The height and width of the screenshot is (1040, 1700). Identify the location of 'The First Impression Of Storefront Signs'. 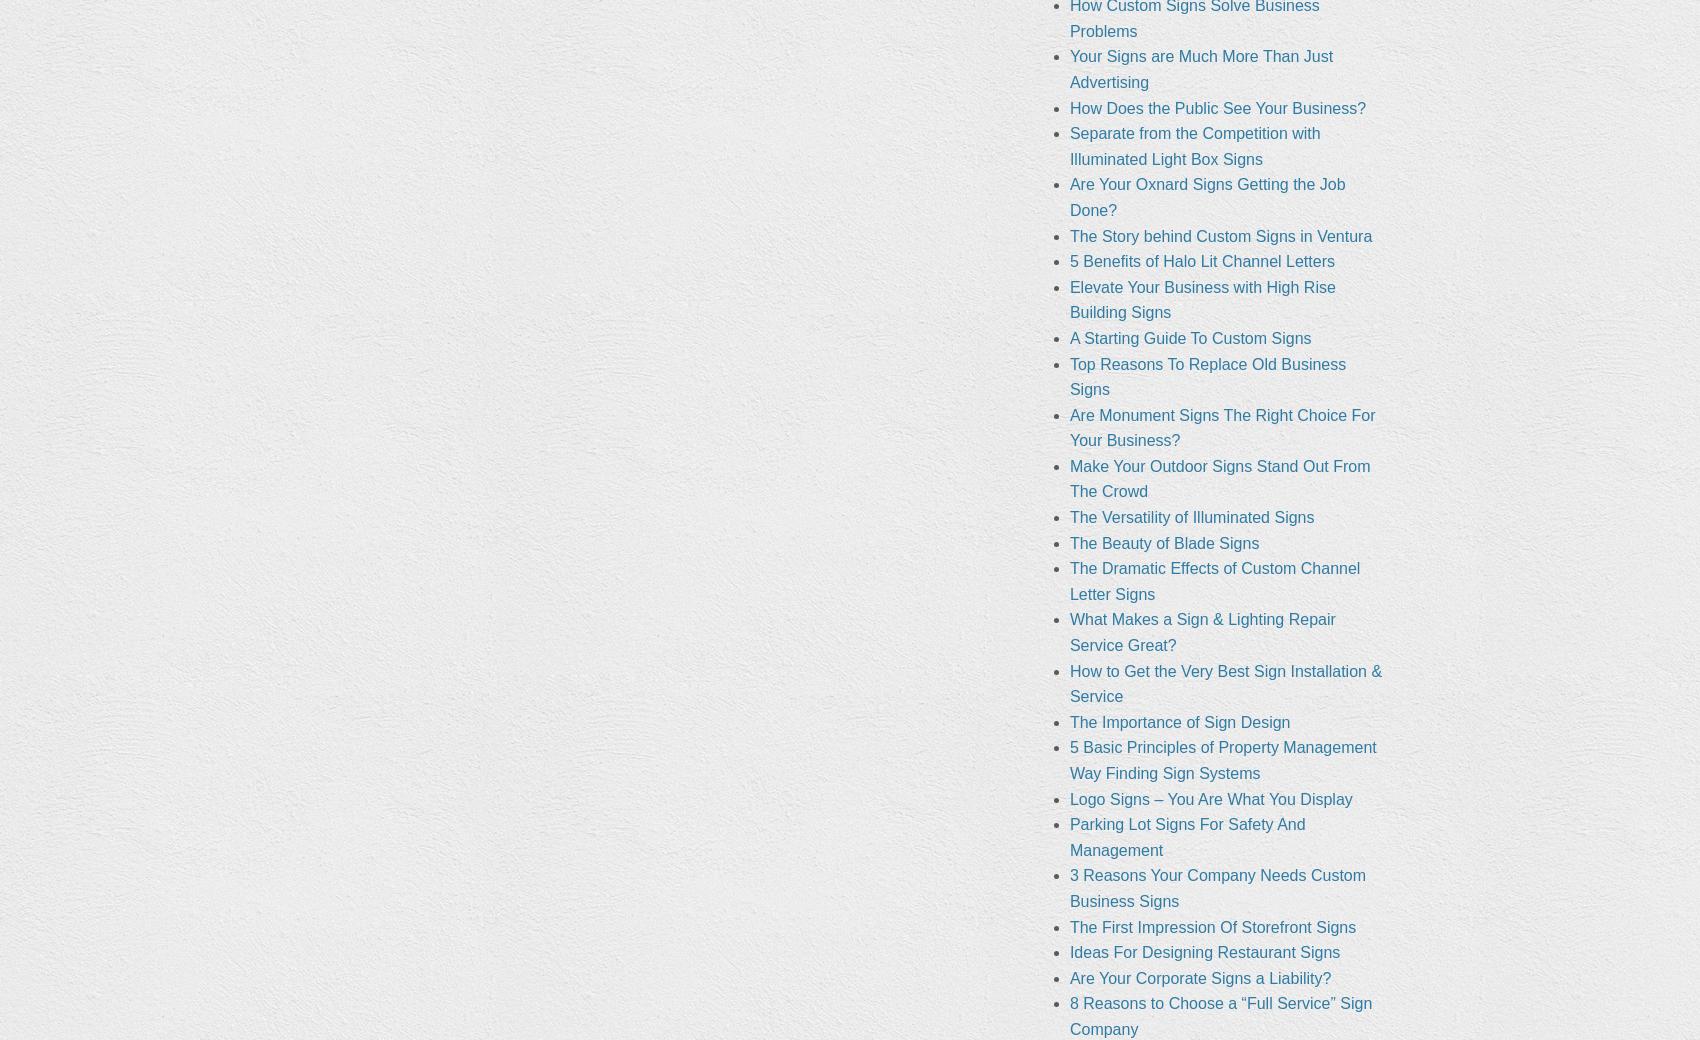
(1211, 926).